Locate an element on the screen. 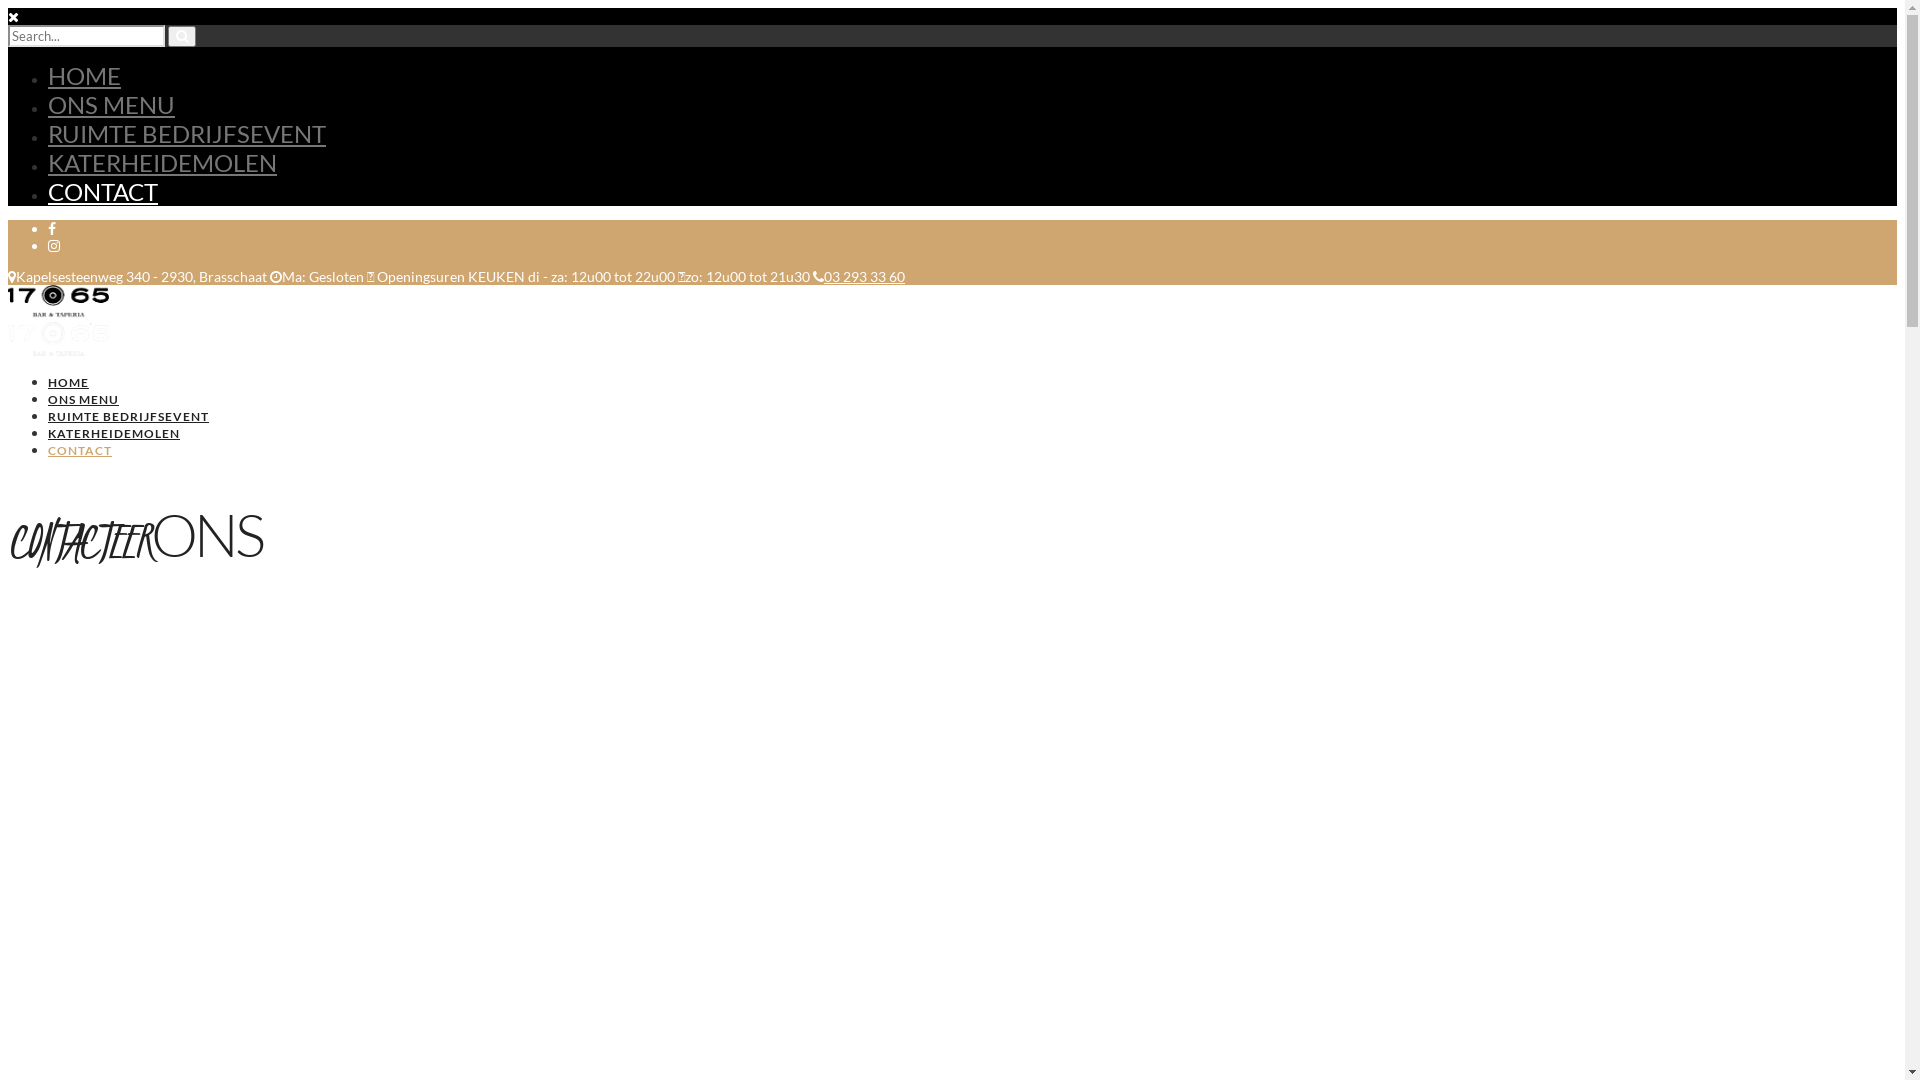 The width and height of the screenshot is (1920, 1080). 'KATERHEIDEMOLEN' is located at coordinates (113, 432).